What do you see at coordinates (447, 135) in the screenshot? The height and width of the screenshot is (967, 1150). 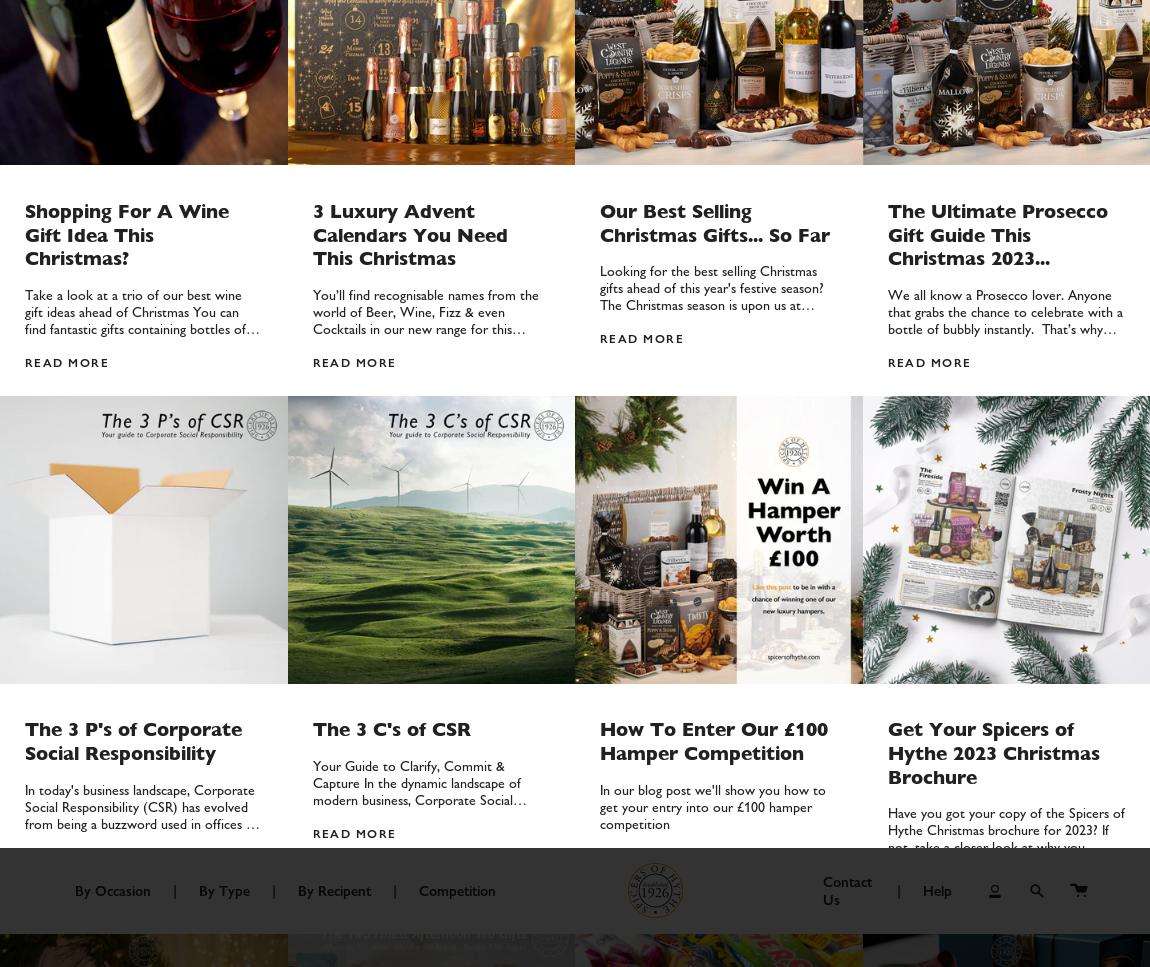 I see `'Business Use'` at bounding box center [447, 135].